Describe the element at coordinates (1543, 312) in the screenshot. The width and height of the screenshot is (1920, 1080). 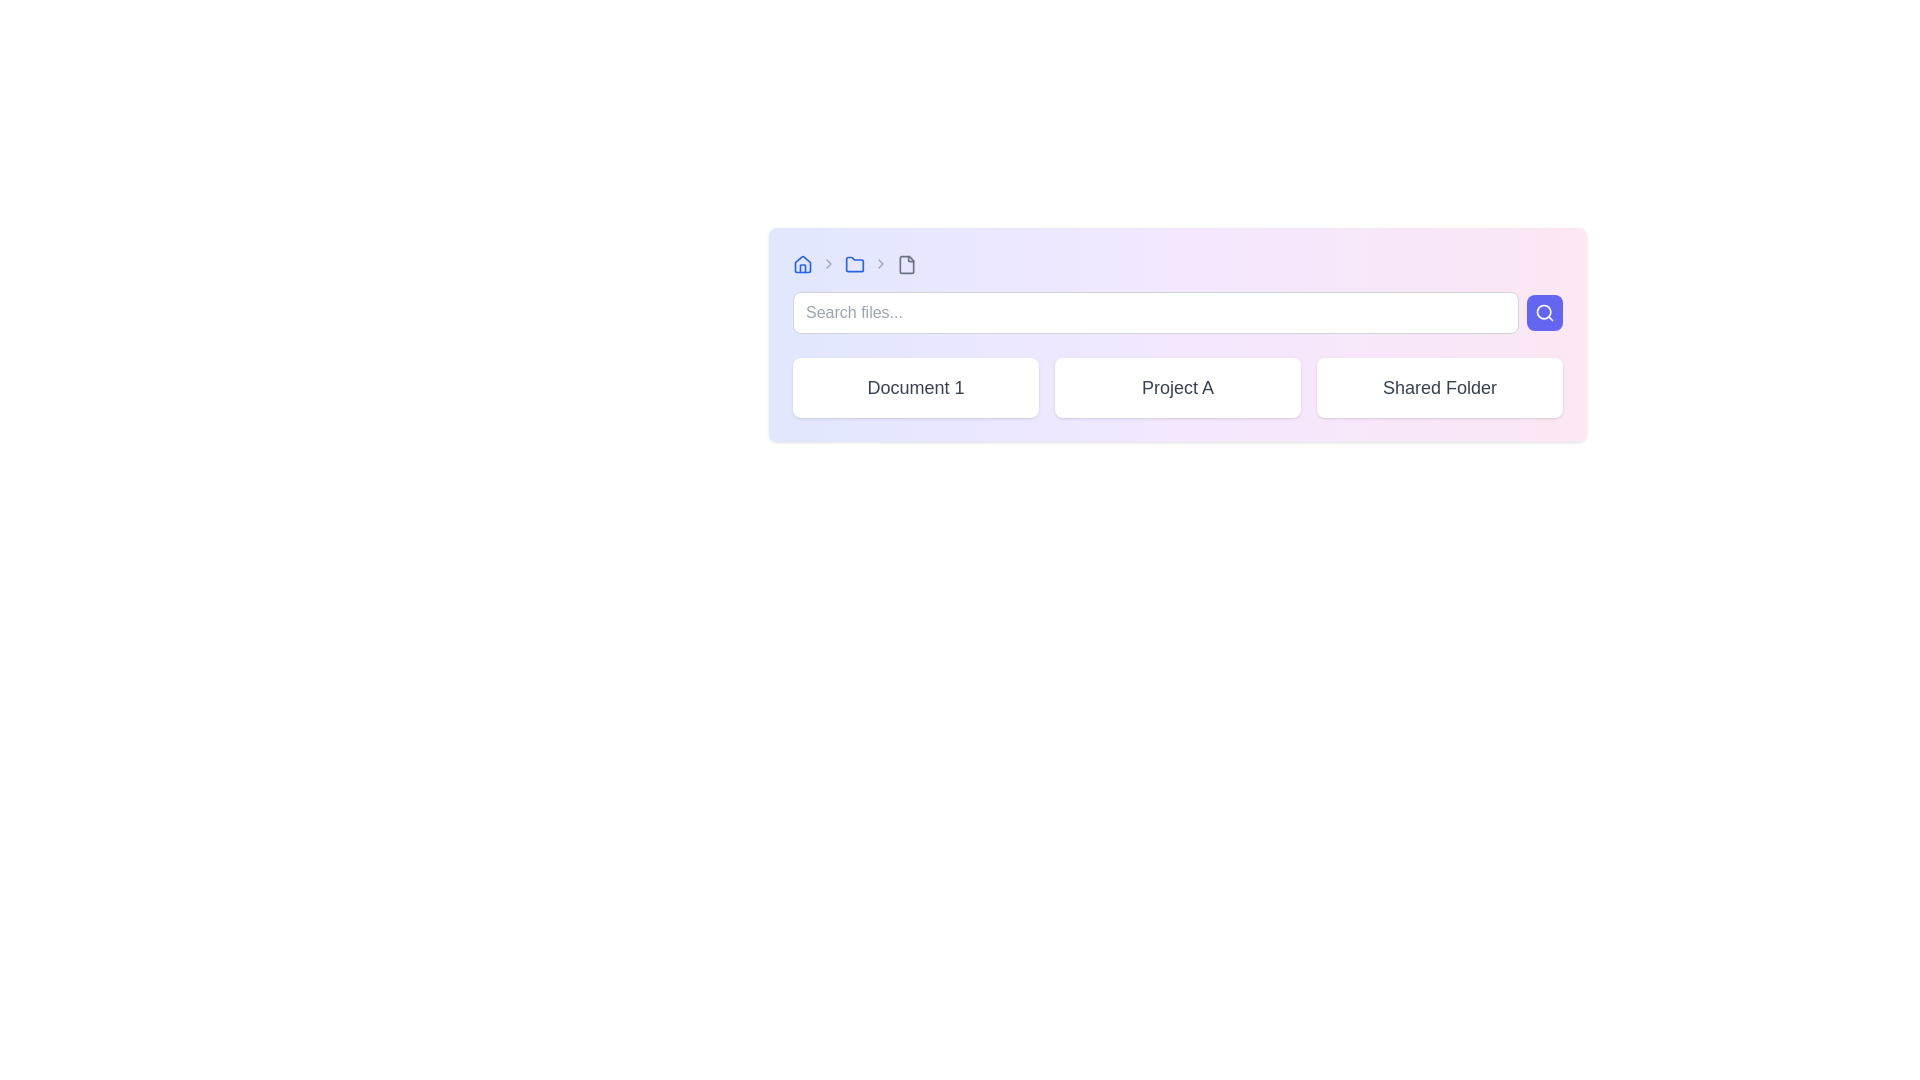
I see `the central circular component of the search icon in the top-right corner of the compact search bar` at that location.